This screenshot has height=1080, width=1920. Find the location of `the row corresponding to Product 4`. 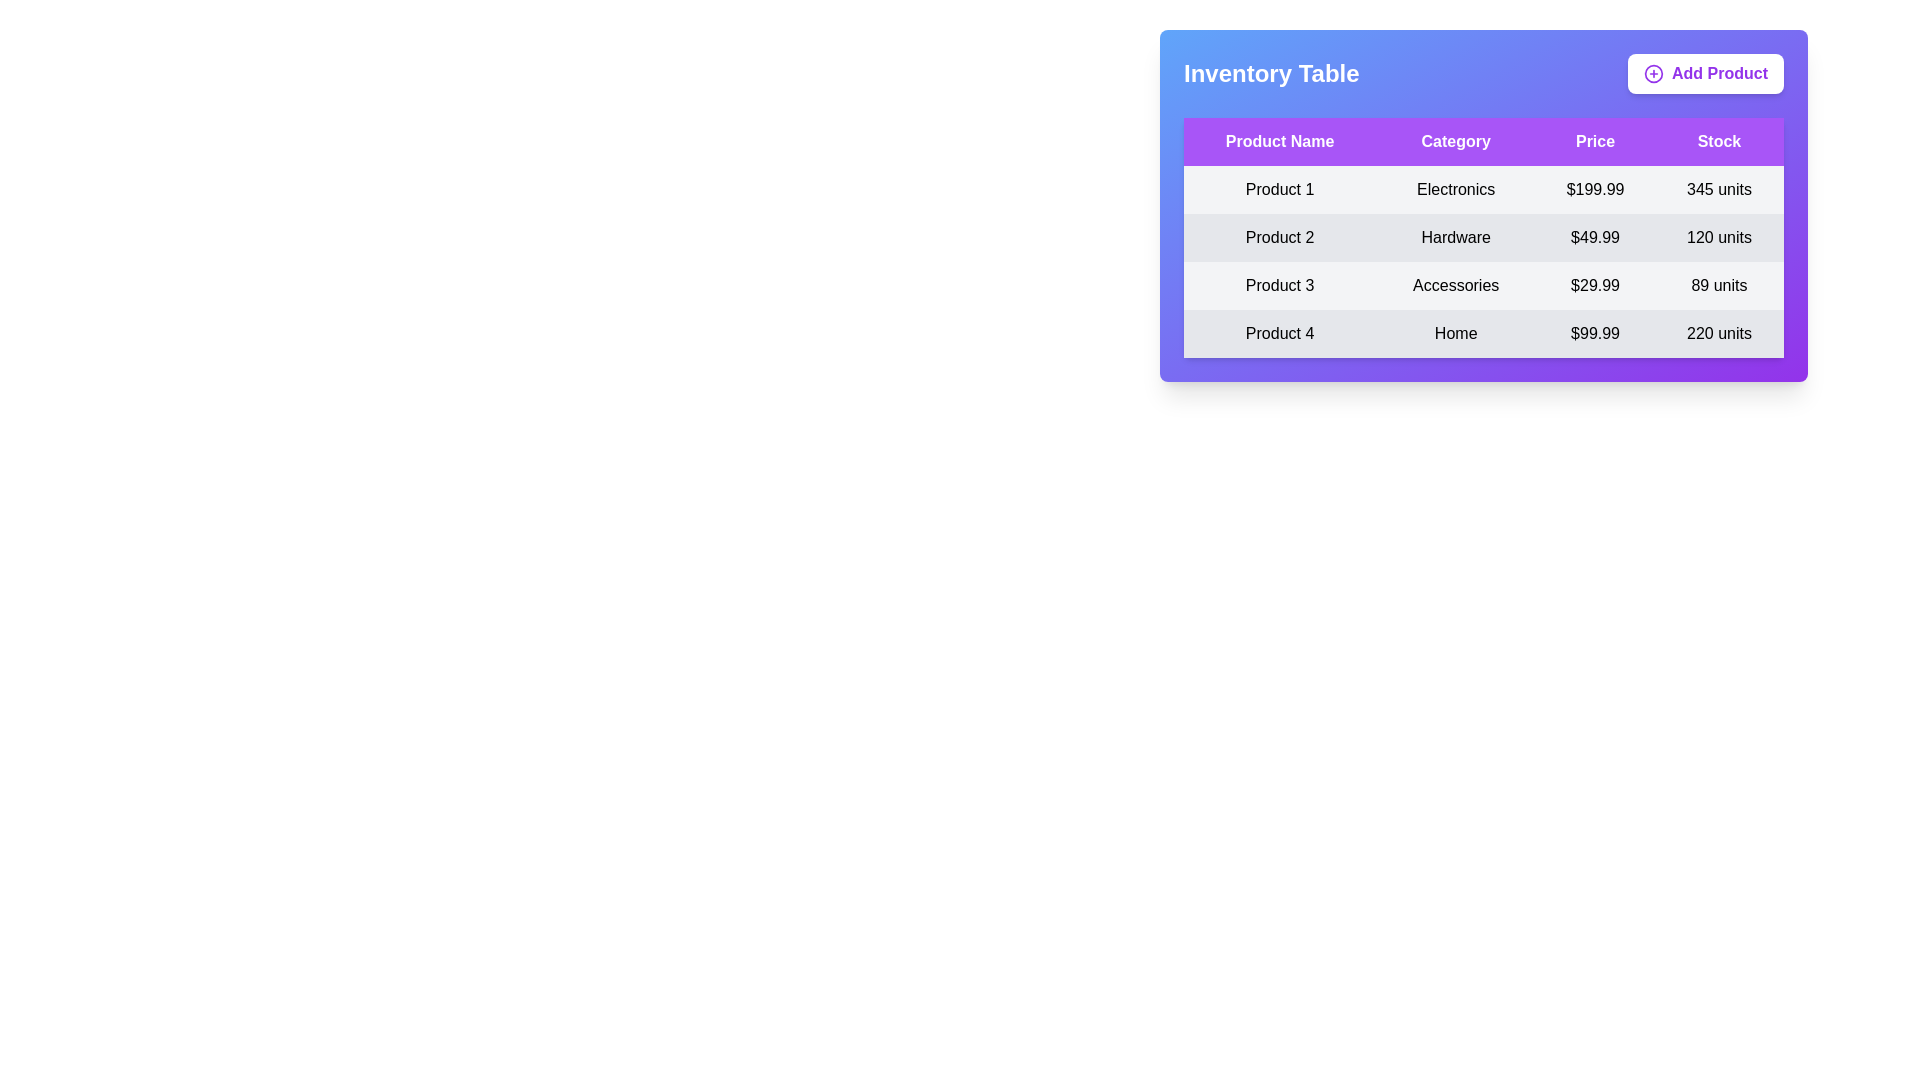

the row corresponding to Product 4 is located at coordinates (1483, 333).